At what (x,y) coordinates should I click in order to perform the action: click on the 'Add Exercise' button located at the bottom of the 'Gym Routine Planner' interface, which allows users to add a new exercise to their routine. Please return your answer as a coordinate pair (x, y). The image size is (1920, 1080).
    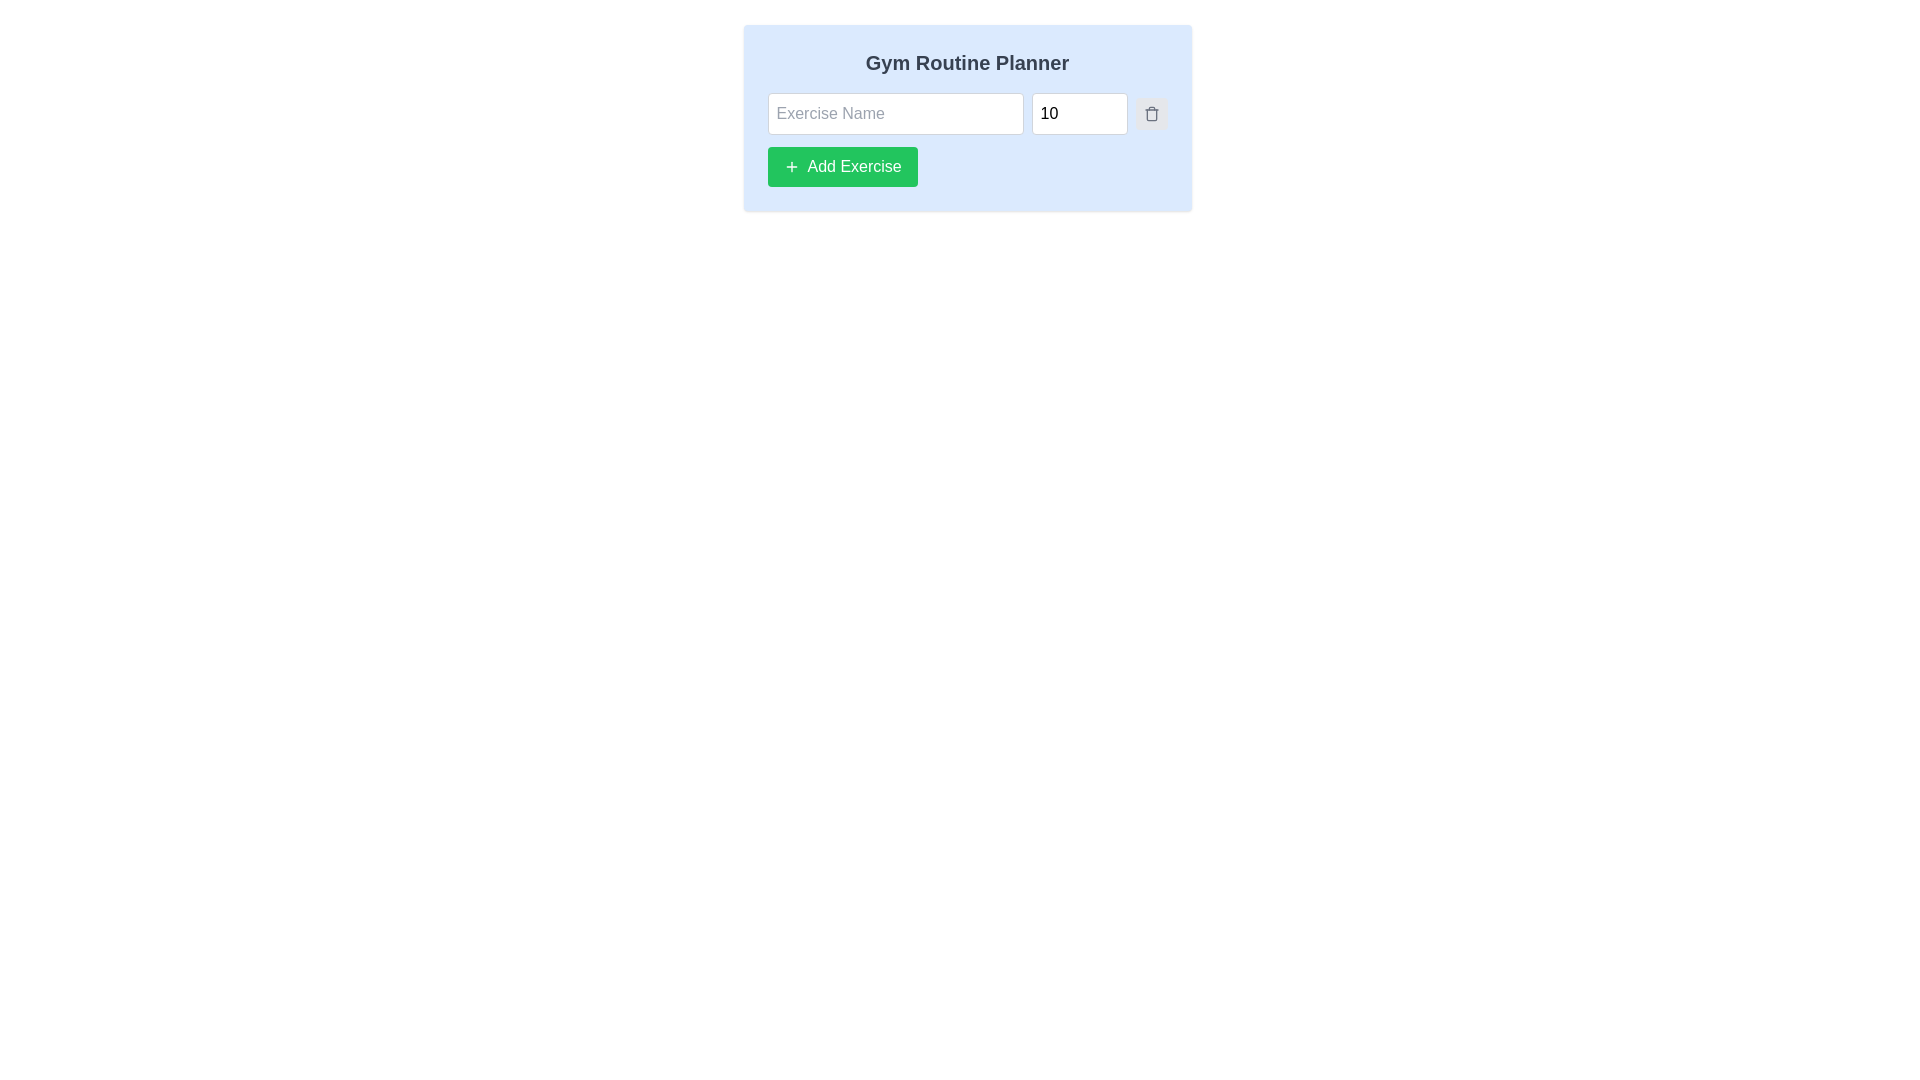
    Looking at the image, I should click on (842, 165).